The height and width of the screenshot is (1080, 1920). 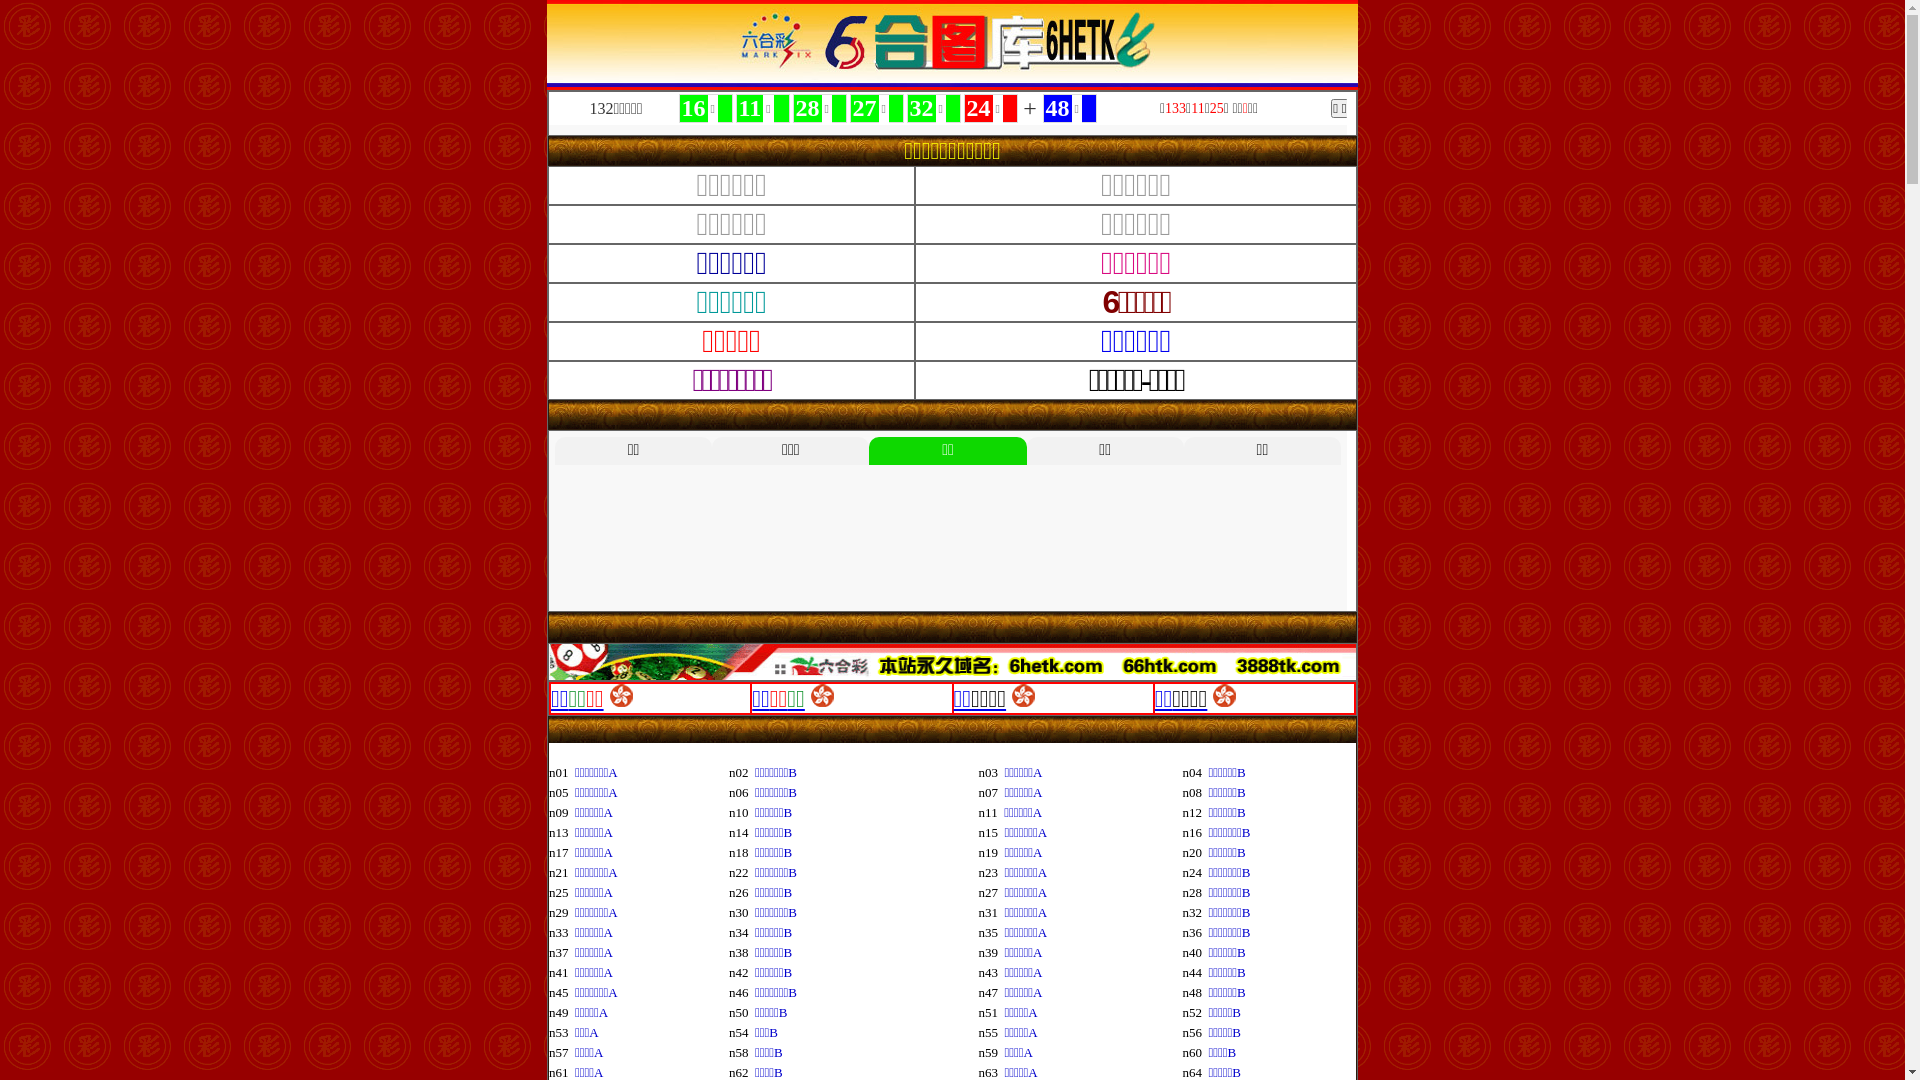 I want to click on 'n57 ', so click(x=548, y=1051).